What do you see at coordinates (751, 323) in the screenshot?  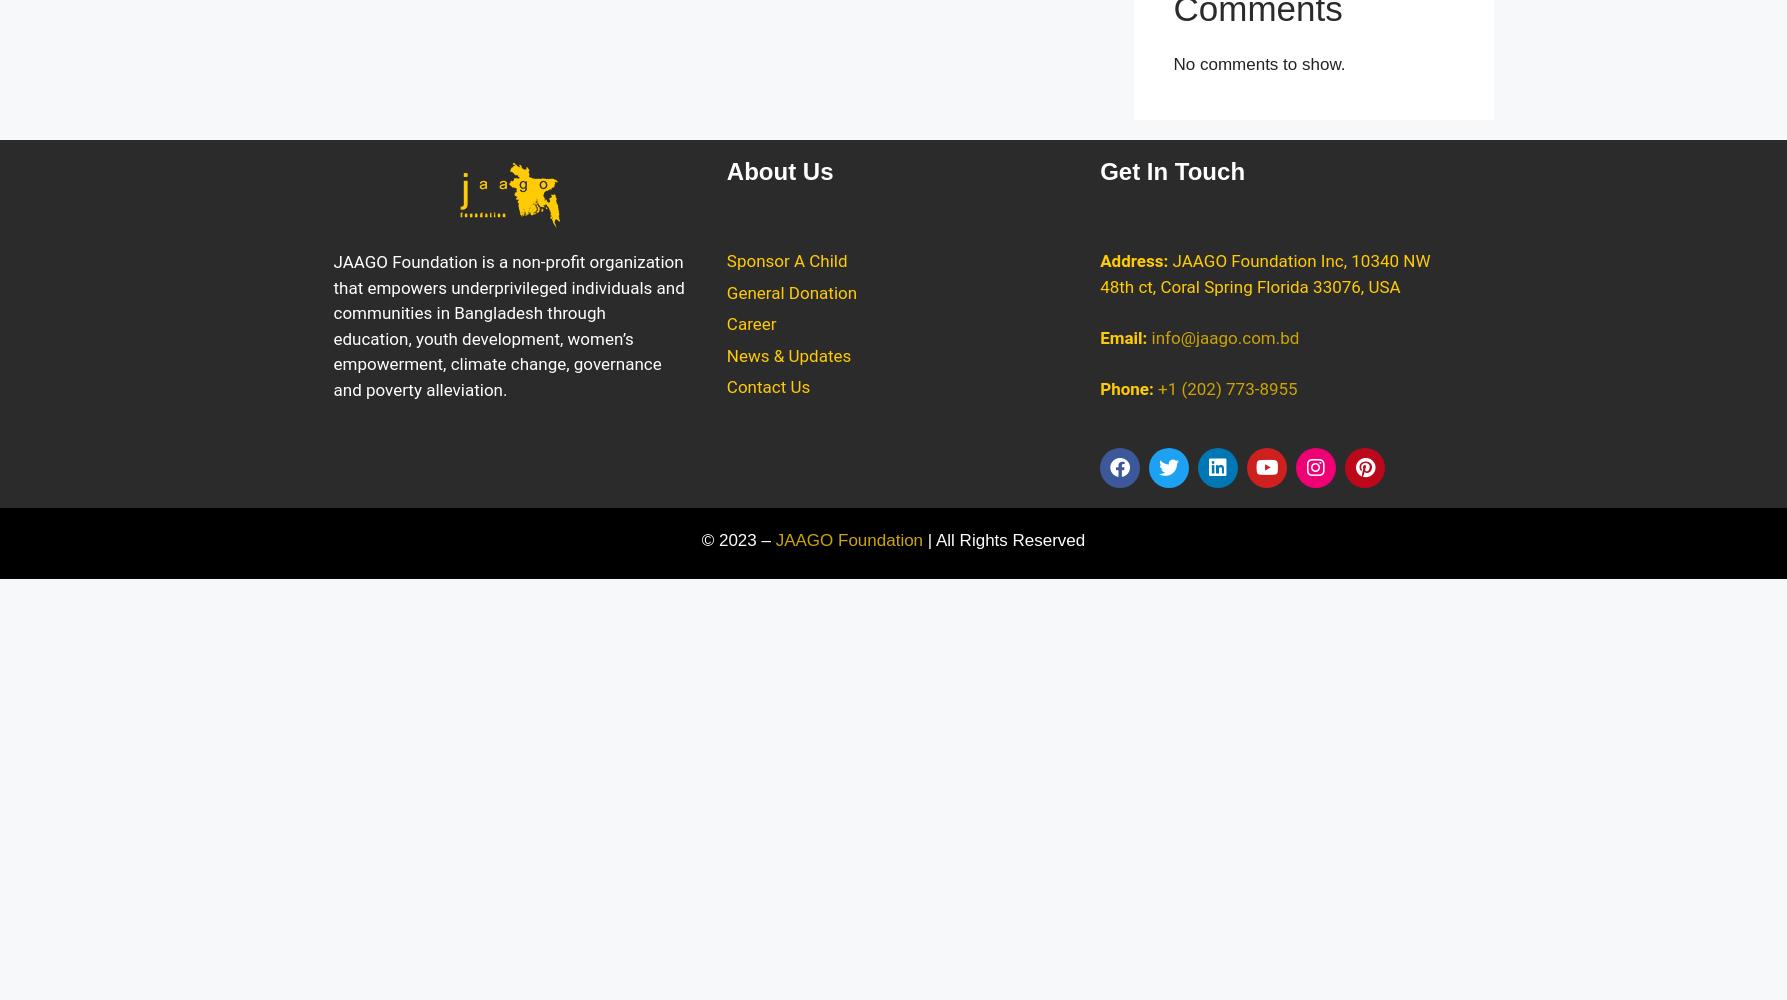 I see `'Career'` at bounding box center [751, 323].